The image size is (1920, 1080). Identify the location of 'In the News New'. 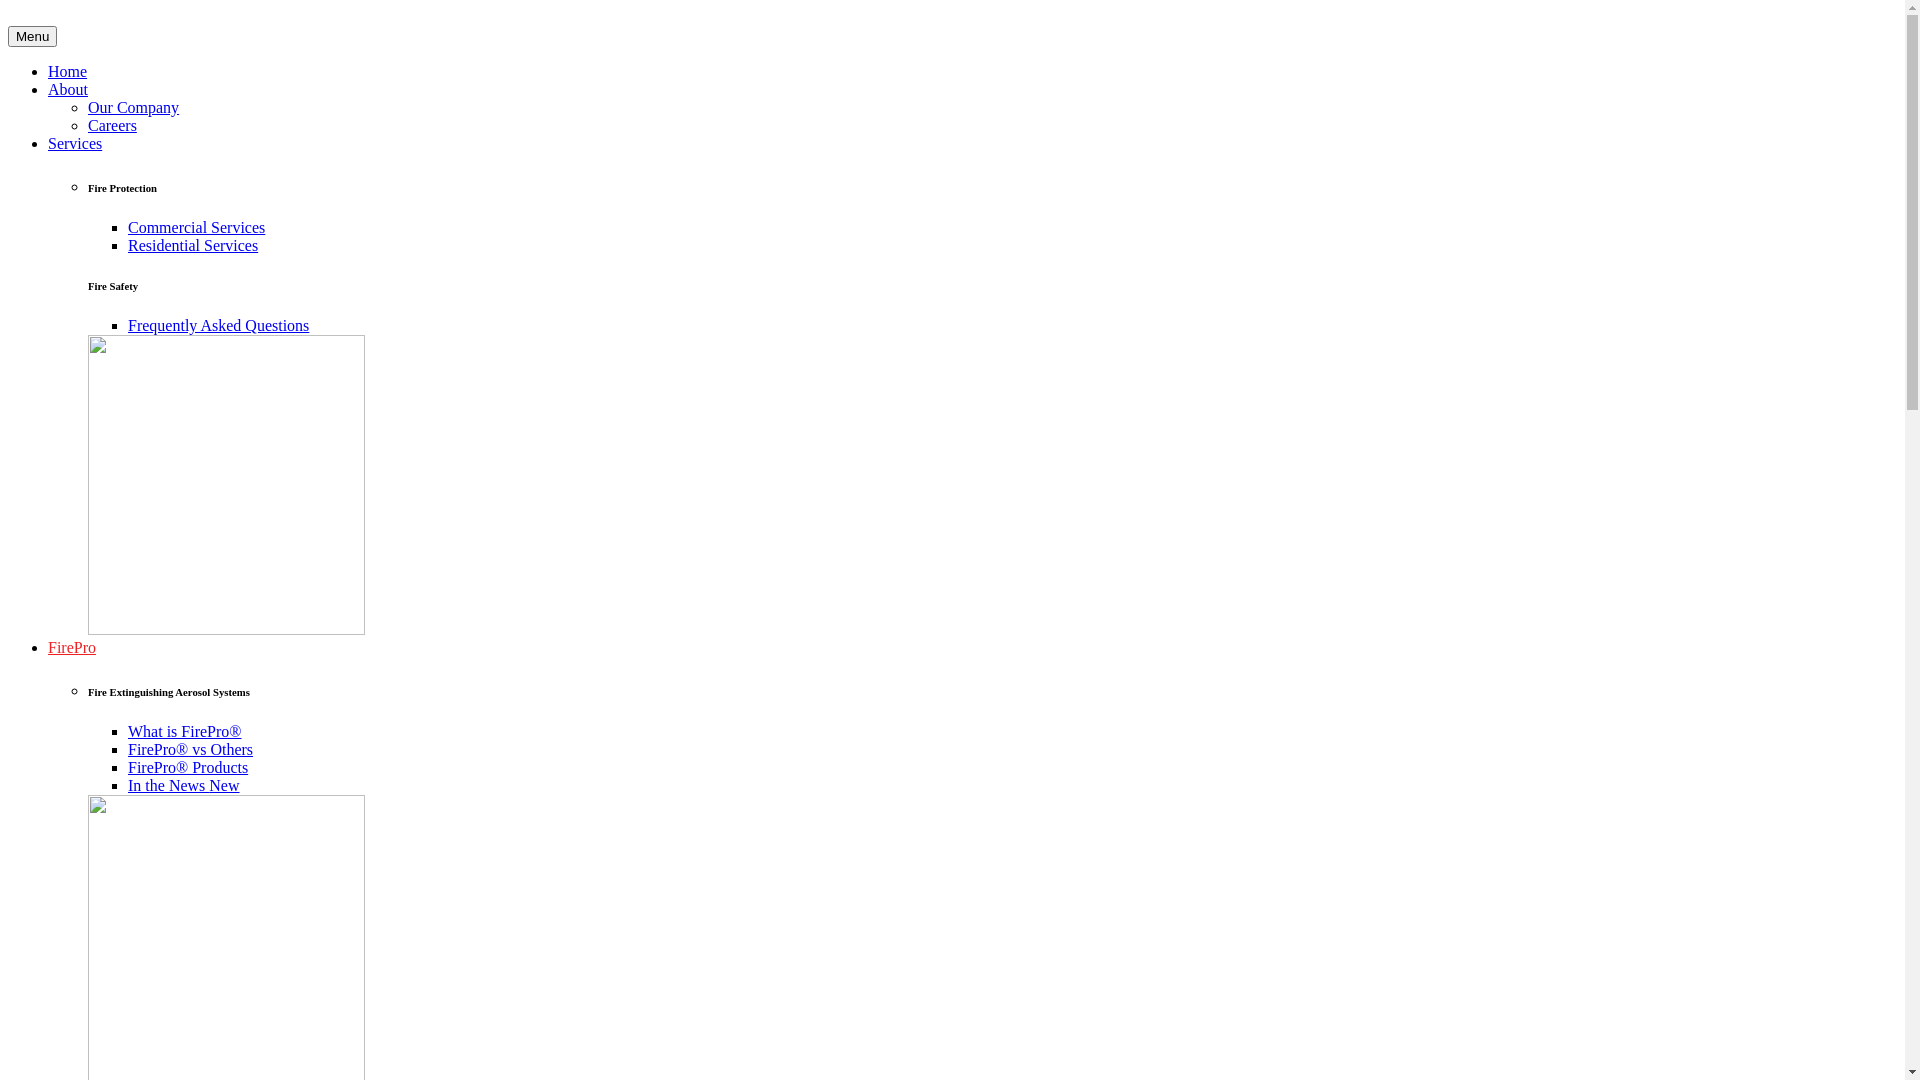
(183, 784).